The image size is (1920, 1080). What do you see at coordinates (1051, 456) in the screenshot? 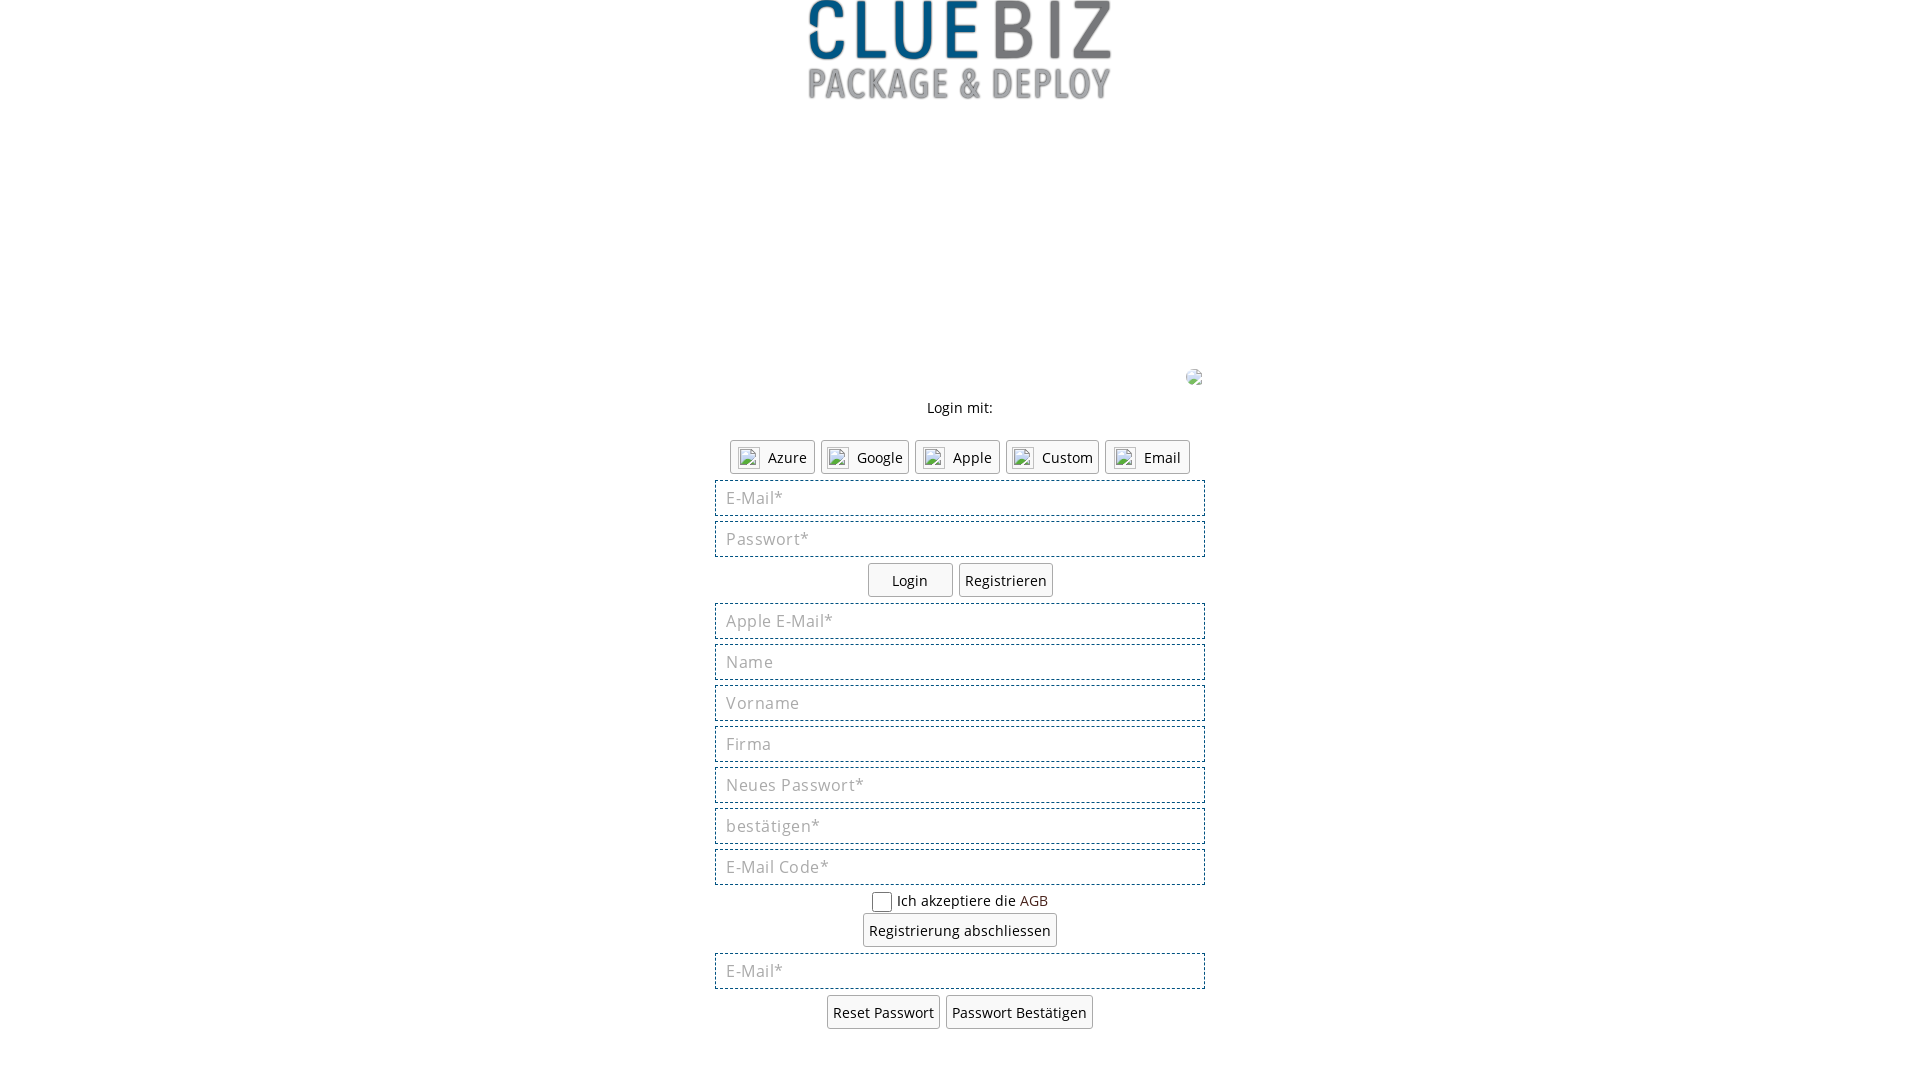
I see `'Custom'` at bounding box center [1051, 456].